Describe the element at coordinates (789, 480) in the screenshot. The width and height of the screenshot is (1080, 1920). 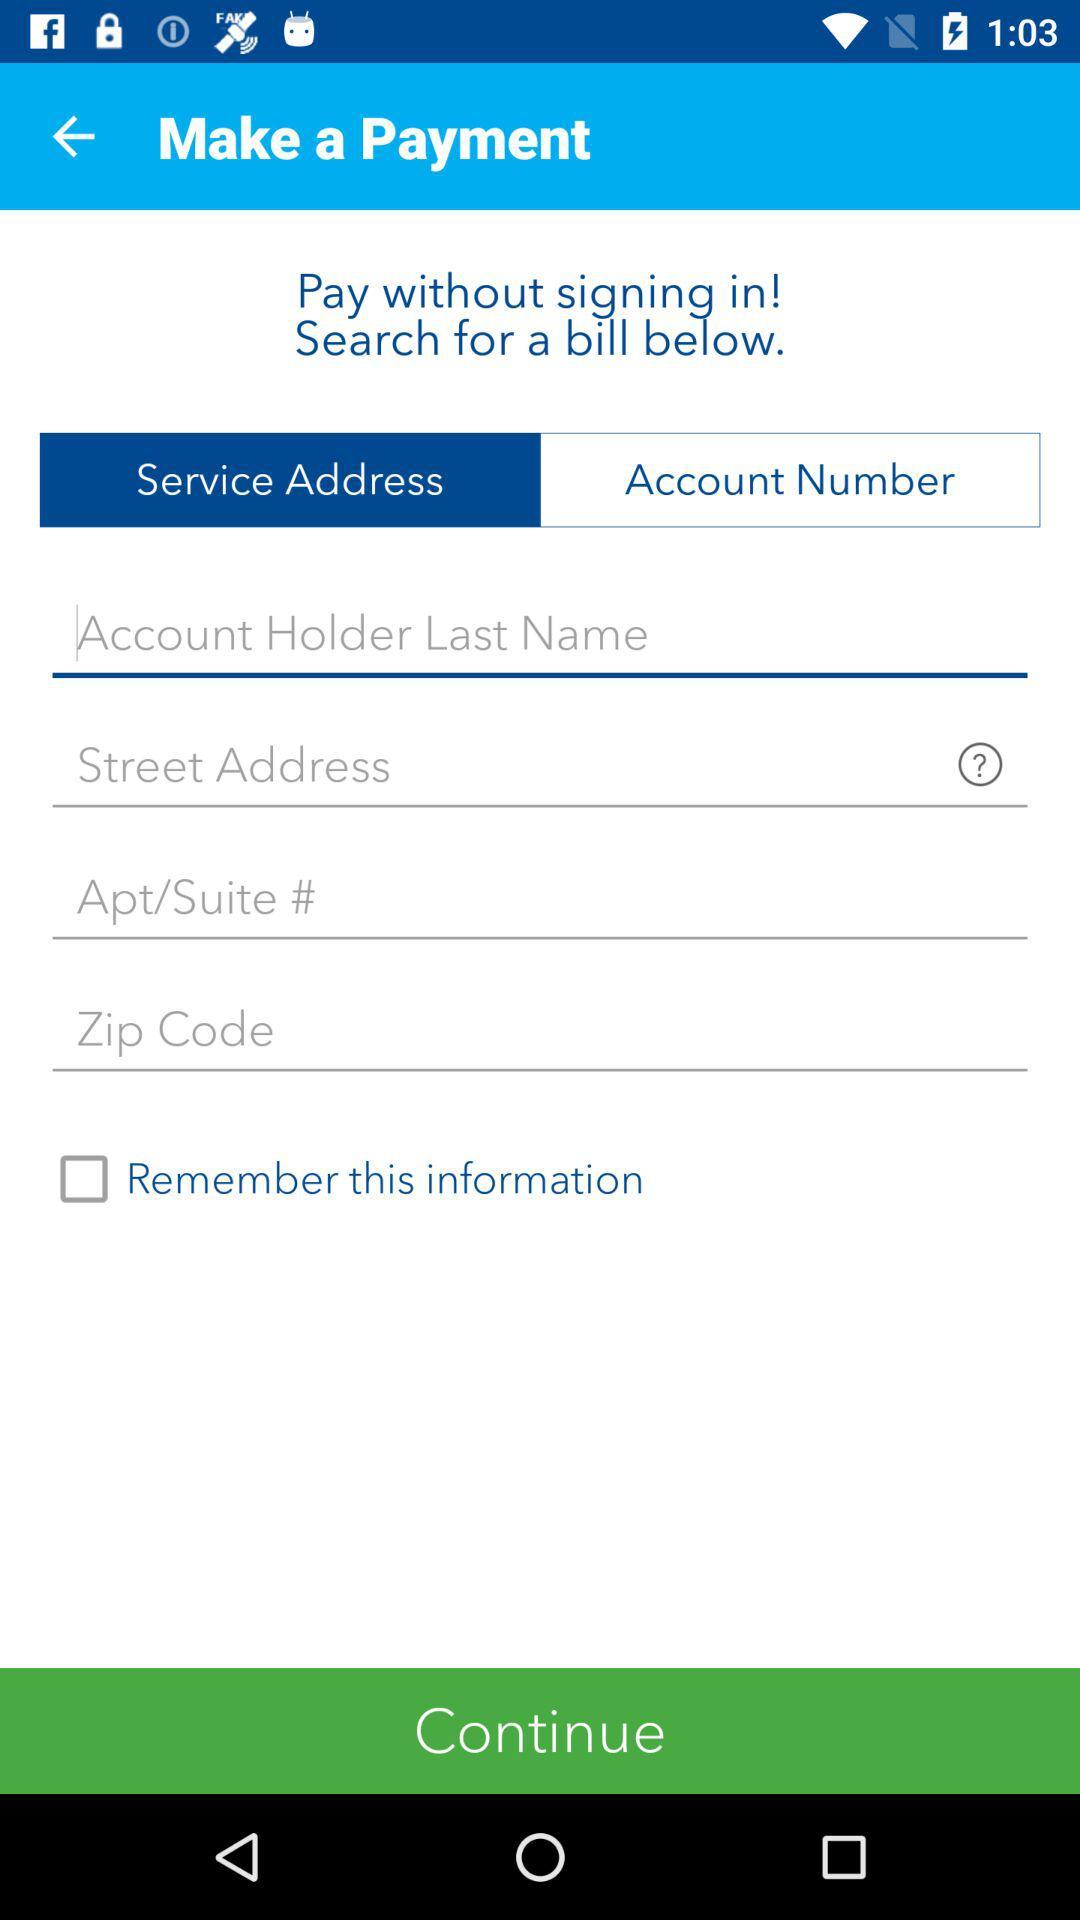
I see `account number icon` at that location.